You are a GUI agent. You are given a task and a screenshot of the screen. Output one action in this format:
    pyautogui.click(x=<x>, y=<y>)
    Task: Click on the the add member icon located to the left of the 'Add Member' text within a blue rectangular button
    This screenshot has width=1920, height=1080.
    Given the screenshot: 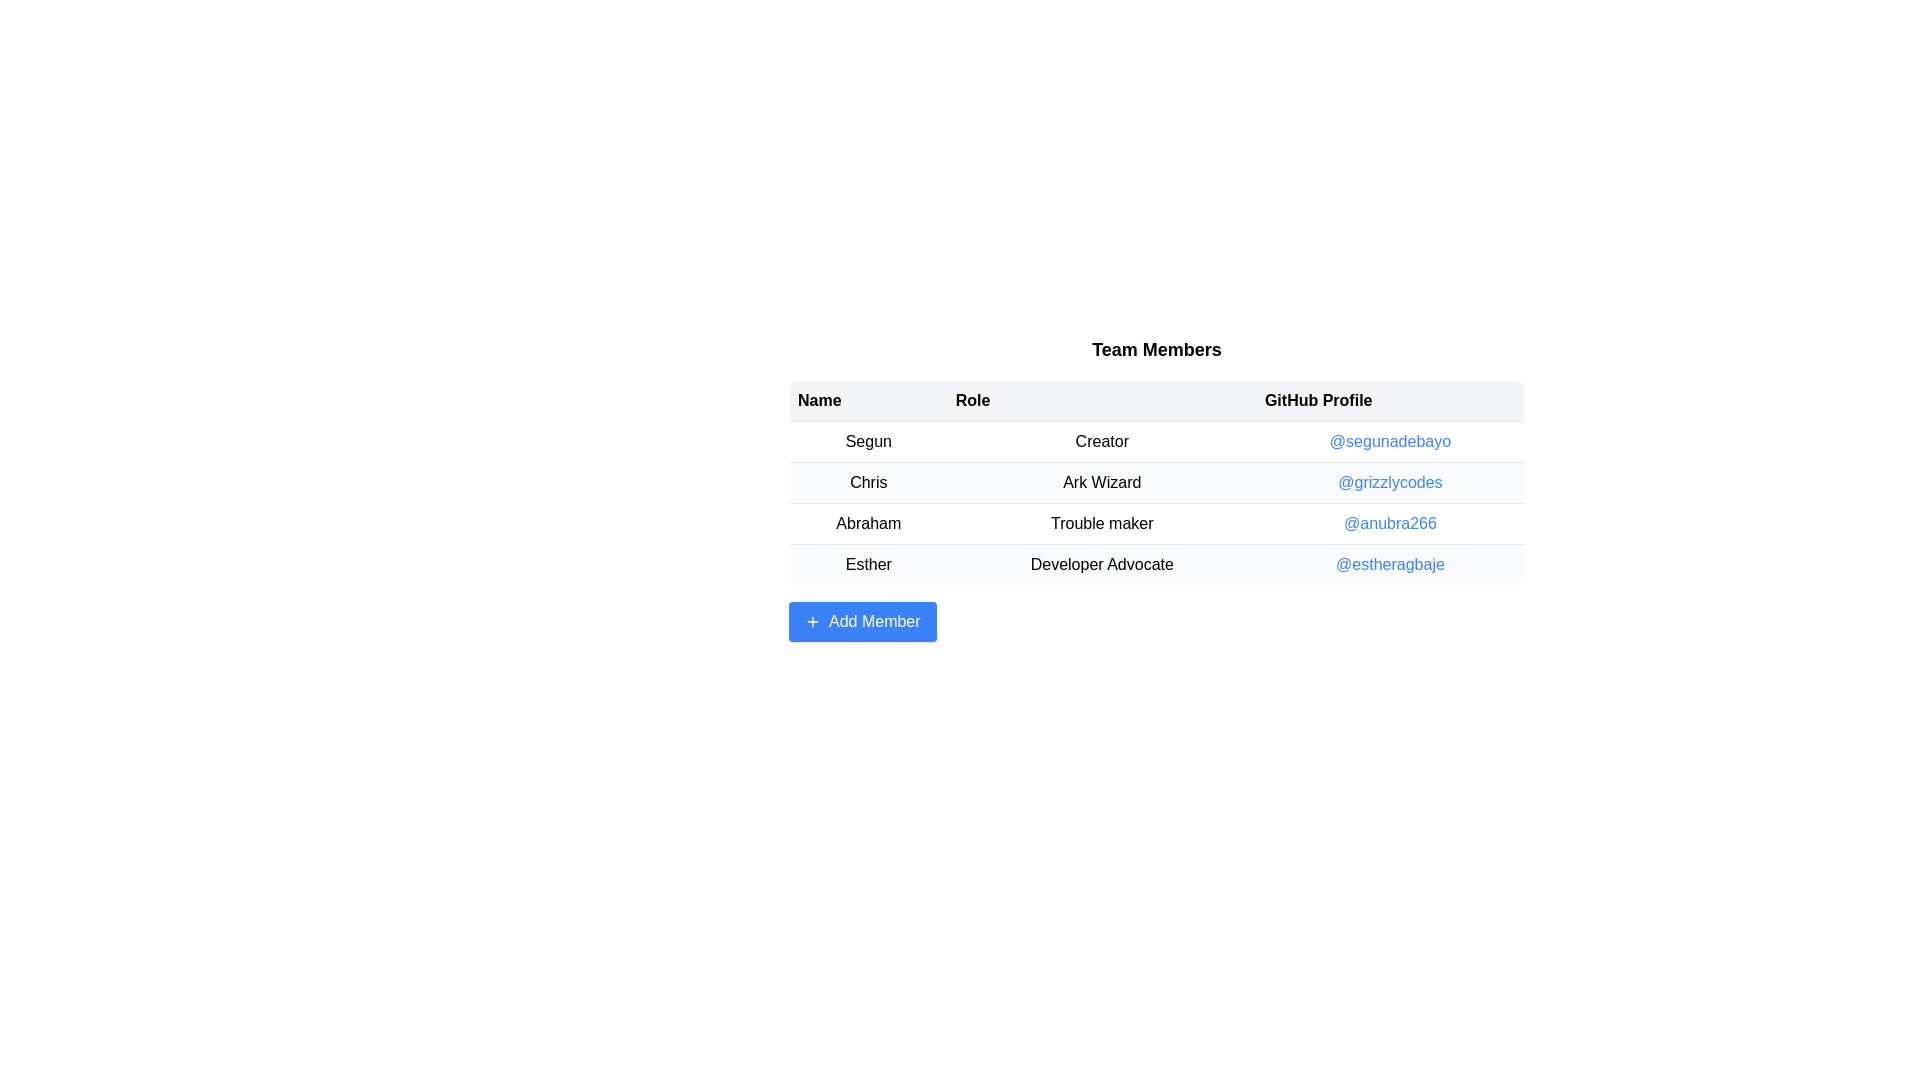 What is the action you would take?
    pyautogui.click(x=812, y=620)
    